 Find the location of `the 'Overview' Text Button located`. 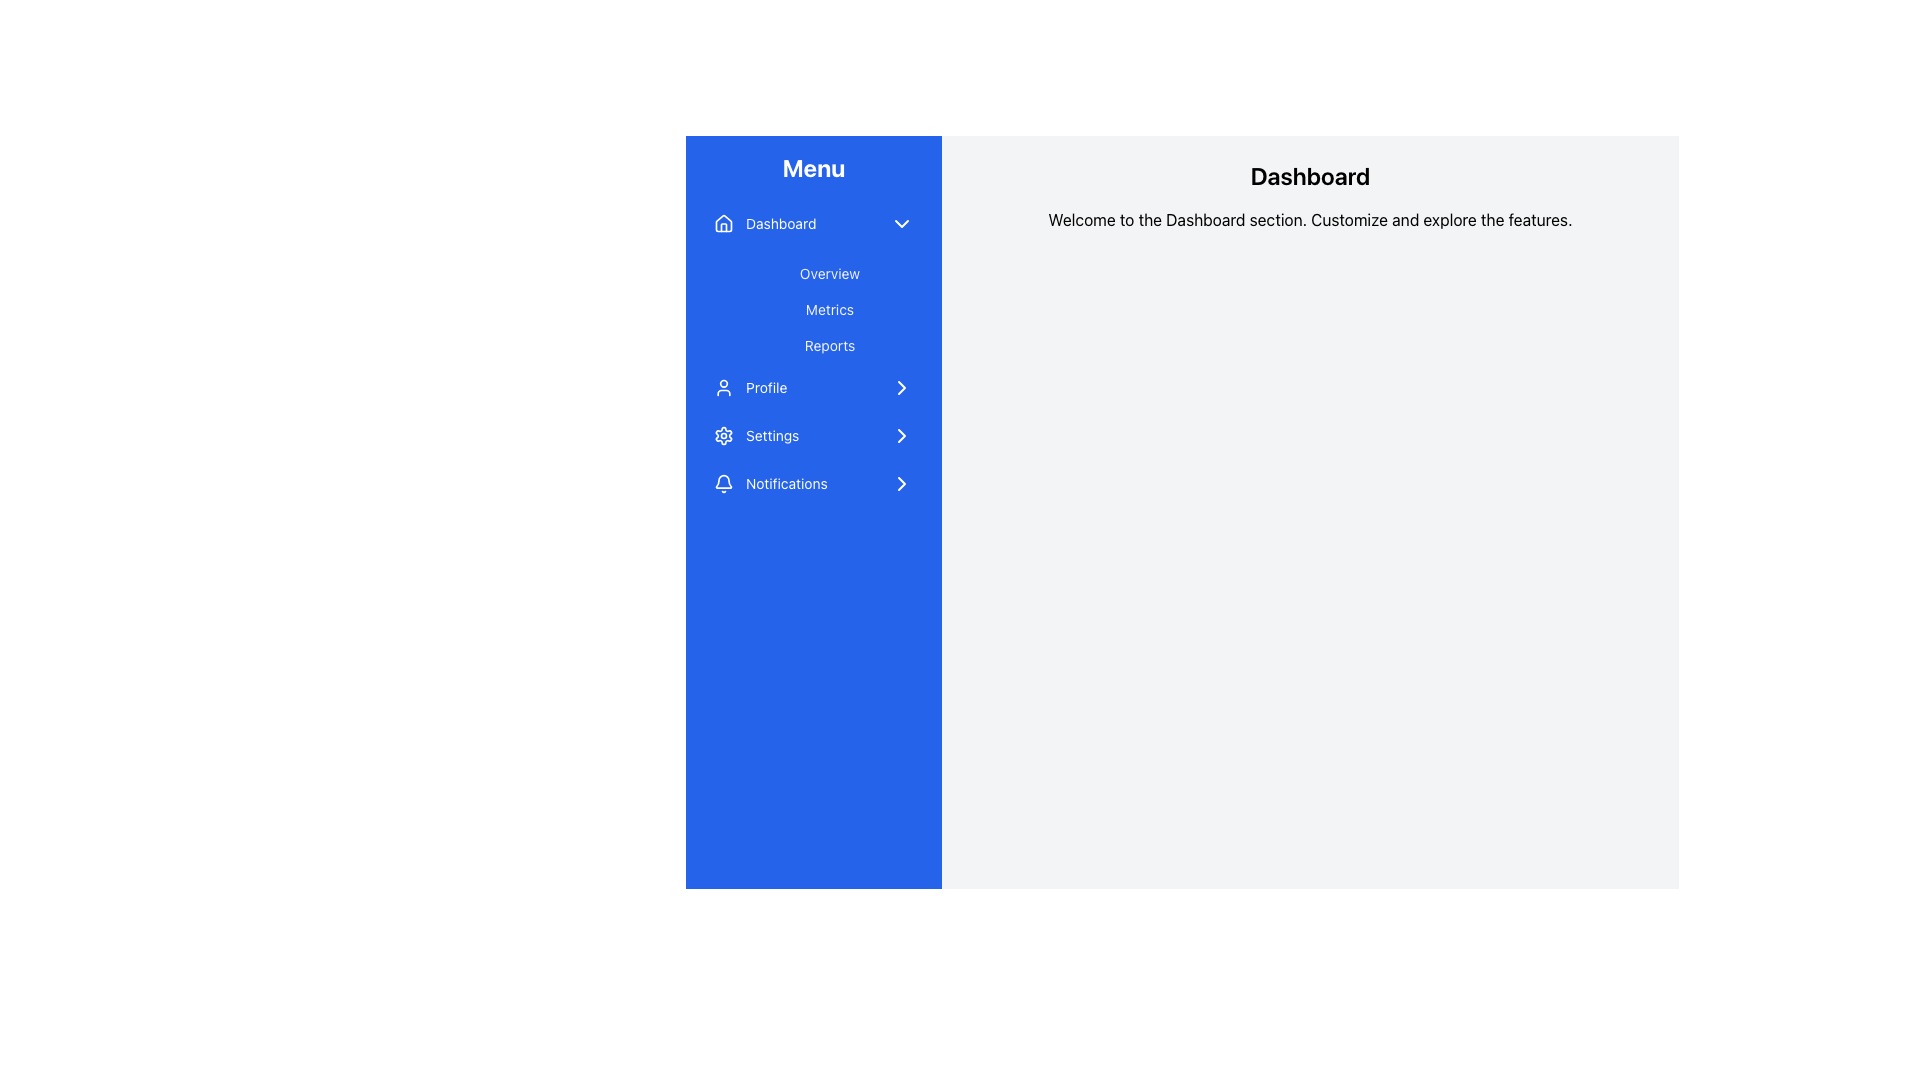

the 'Overview' Text Button located is located at coordinates (814, 281).